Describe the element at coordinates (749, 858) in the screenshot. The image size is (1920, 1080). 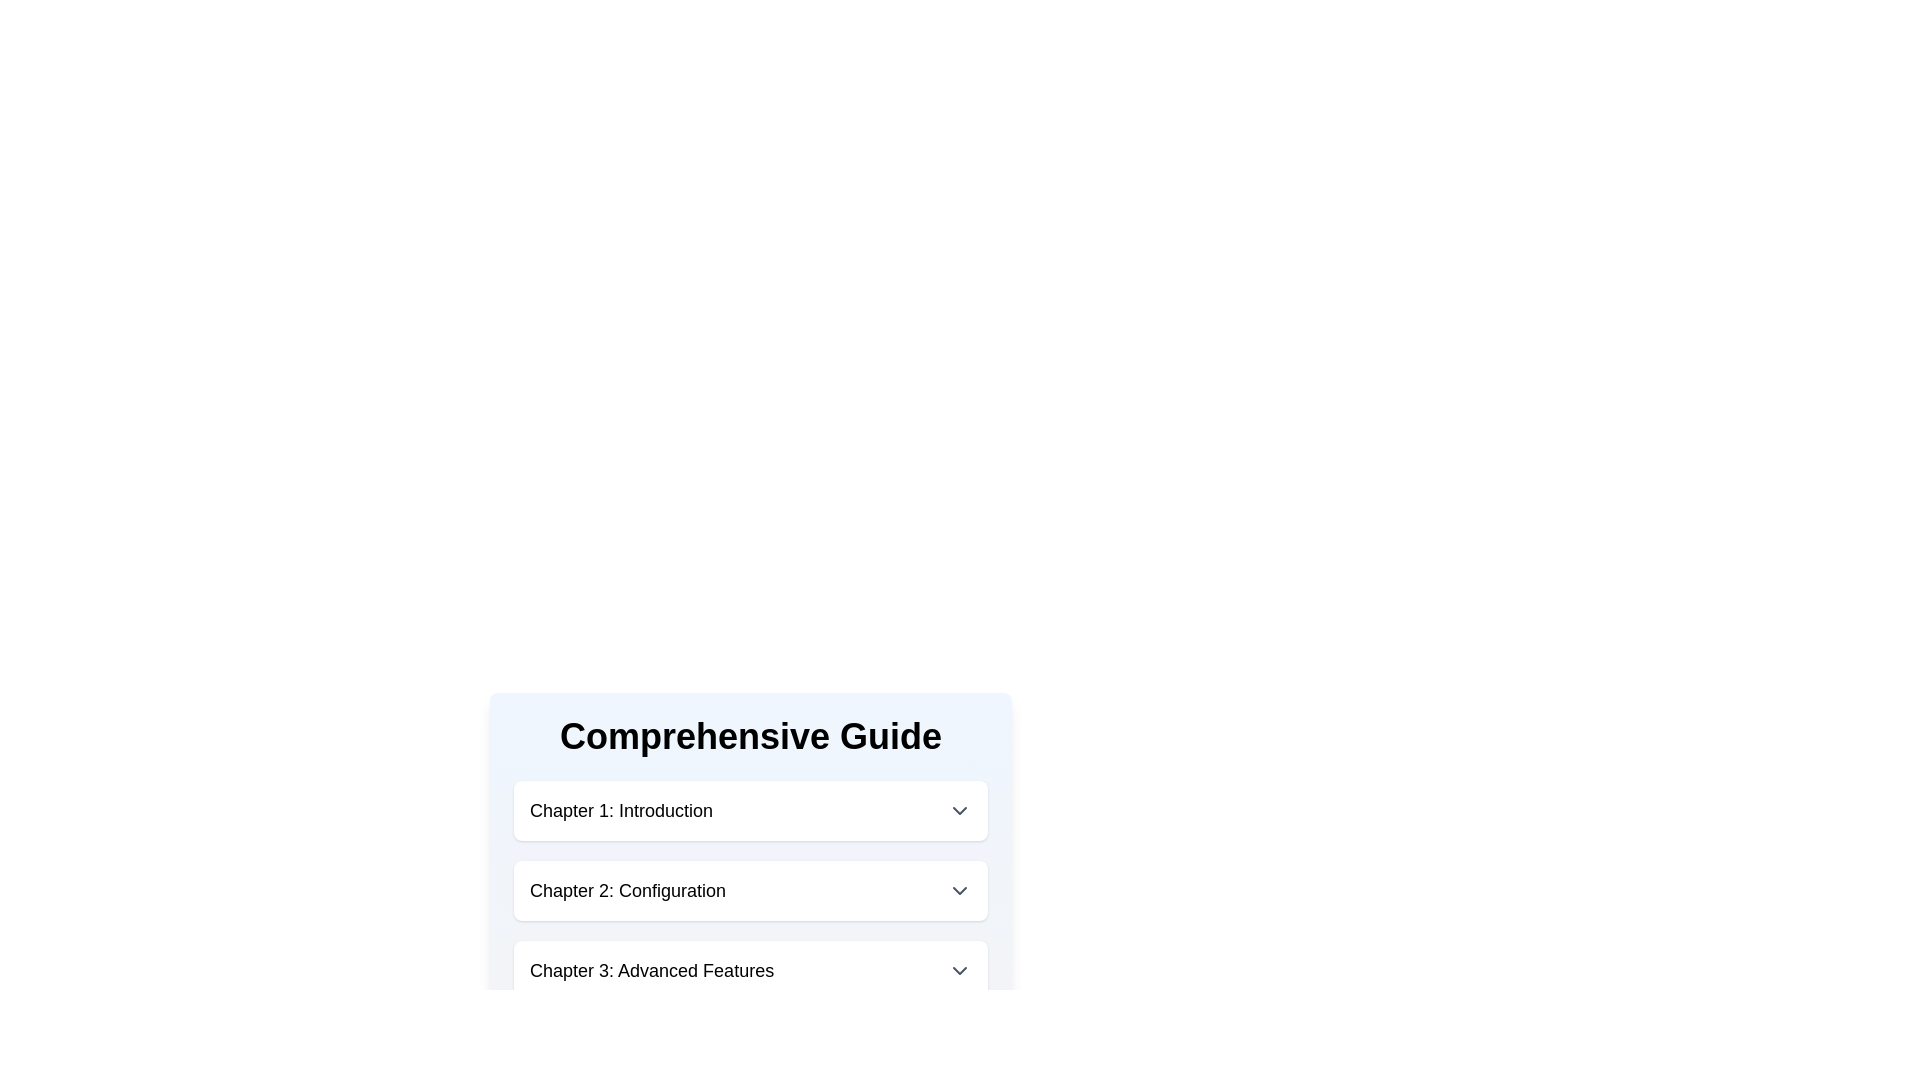
I see `the collapsible dropdown item for 'Chapter 2: Configuration'` at that location.